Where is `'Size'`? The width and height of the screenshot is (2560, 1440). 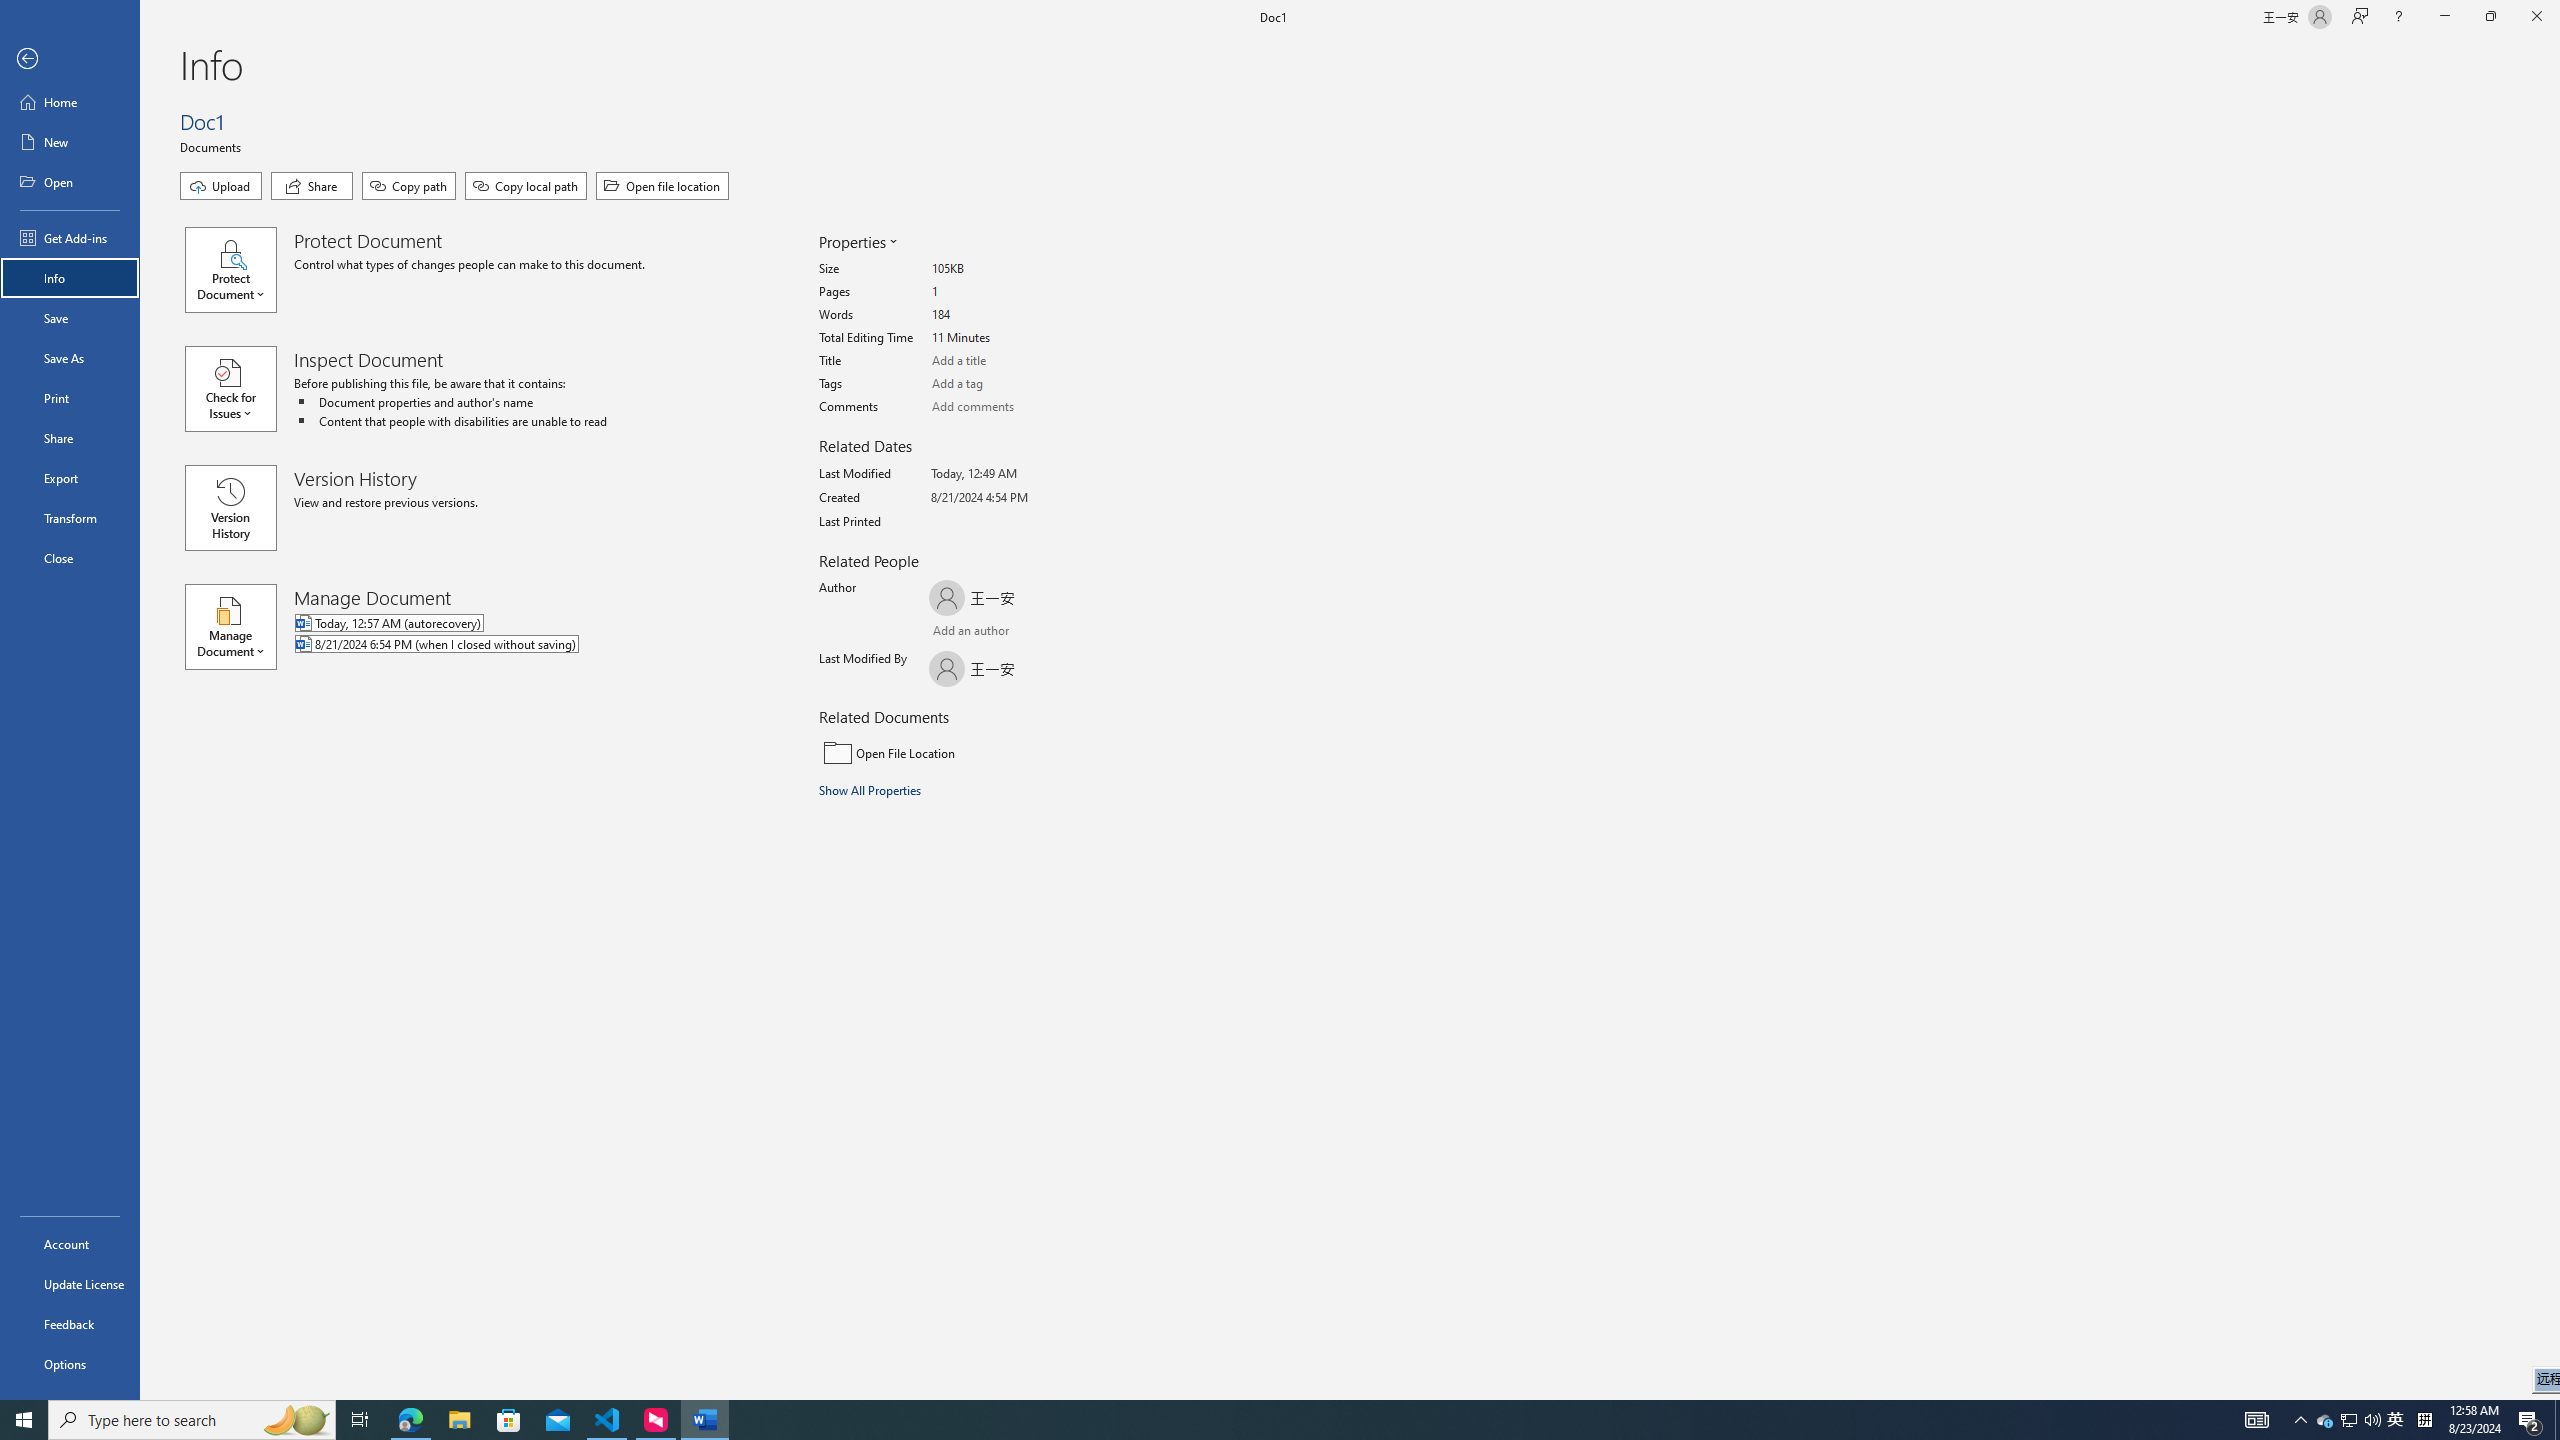 'Size' is located at coordinates (1006, 269).